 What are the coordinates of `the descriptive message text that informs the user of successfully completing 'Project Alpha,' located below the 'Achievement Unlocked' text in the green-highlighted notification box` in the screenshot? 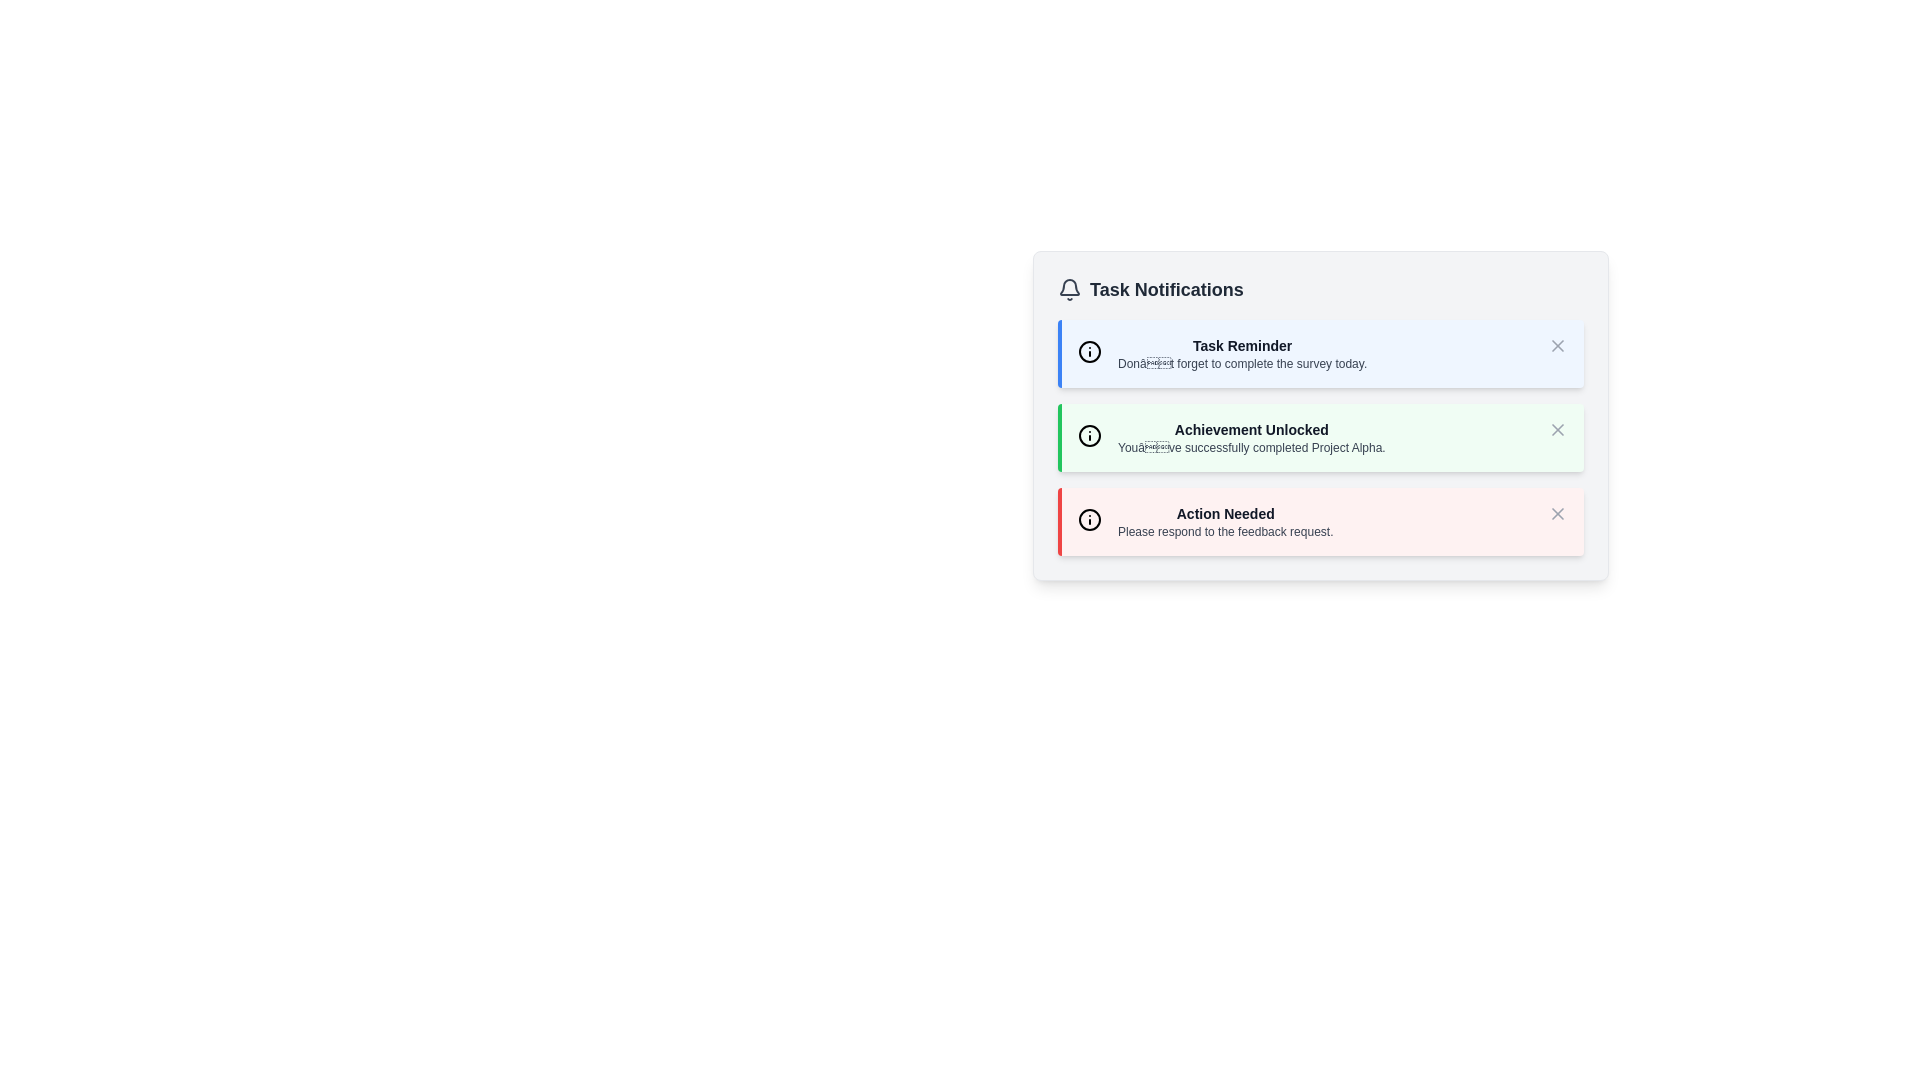 It's located at (1250, 446).